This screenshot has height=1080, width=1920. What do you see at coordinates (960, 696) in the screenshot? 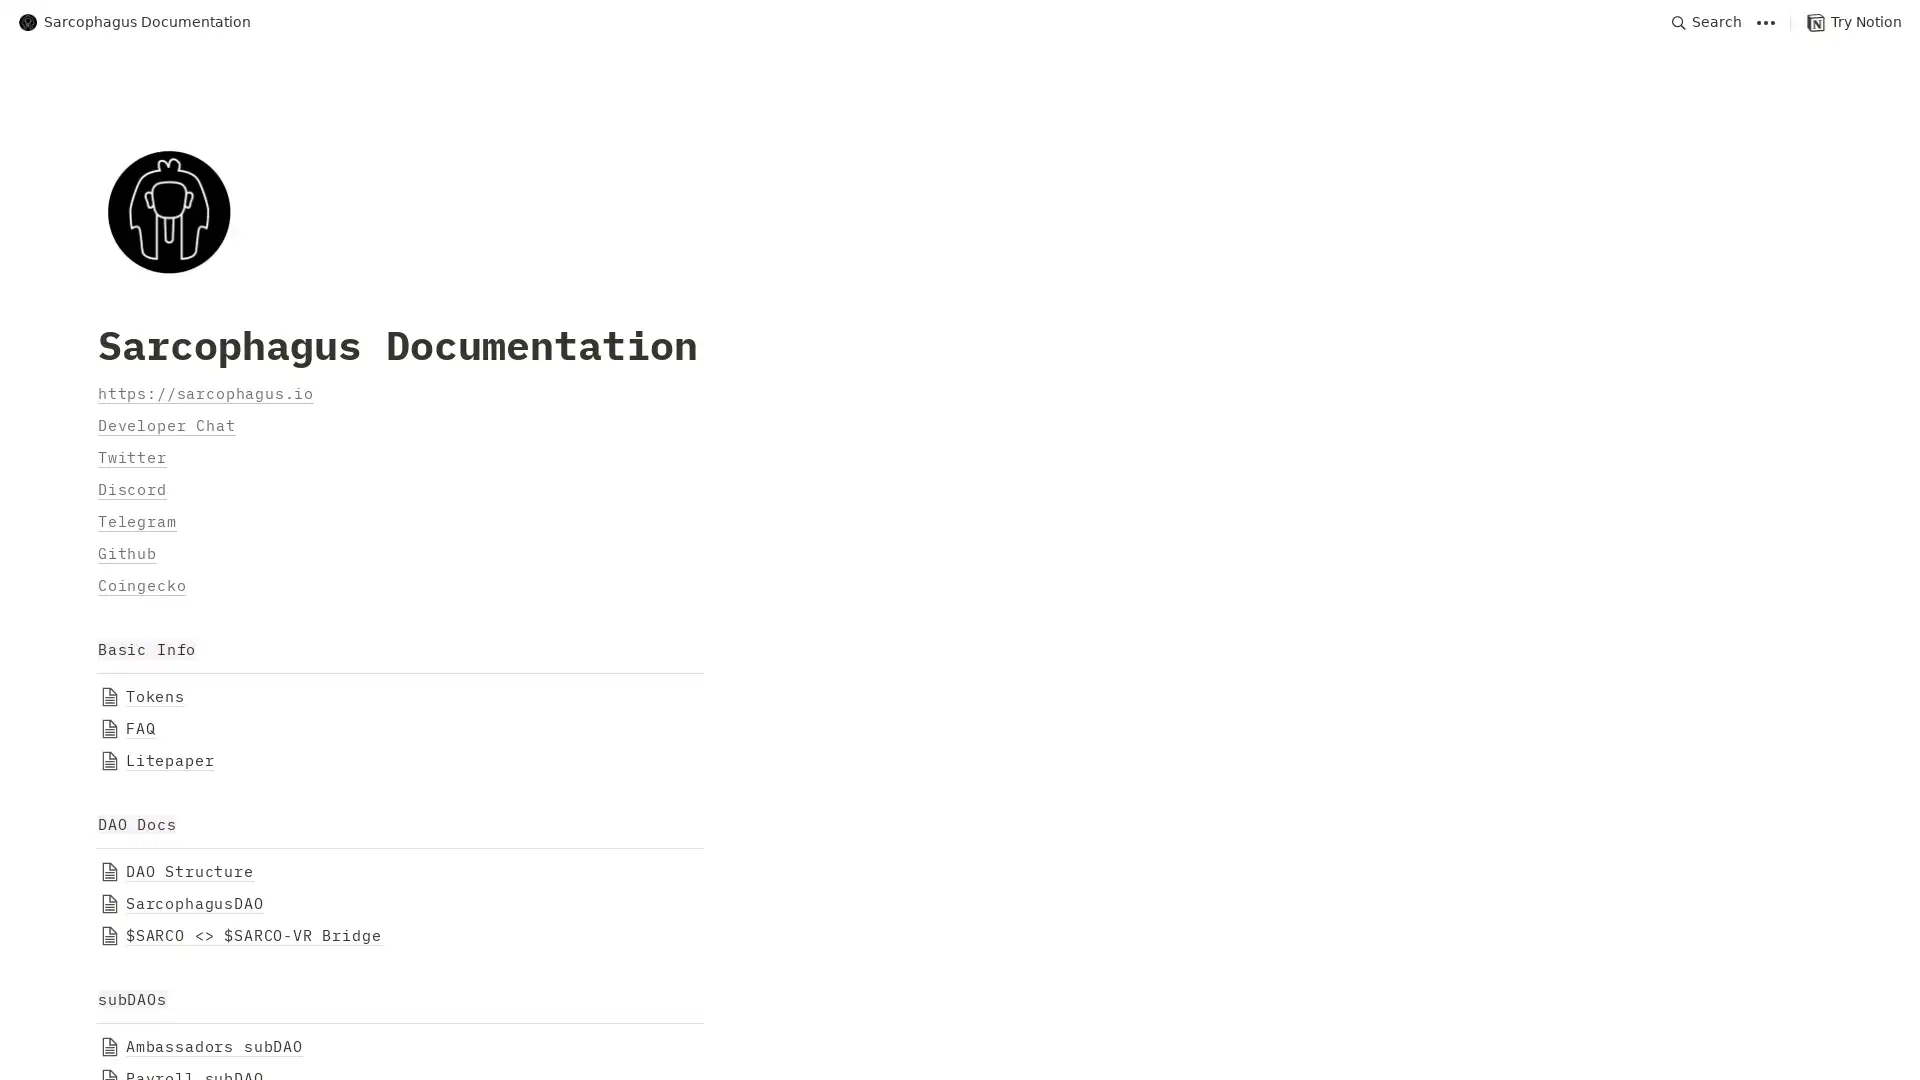
I see `Tokens` at bounding box center [960, 696].